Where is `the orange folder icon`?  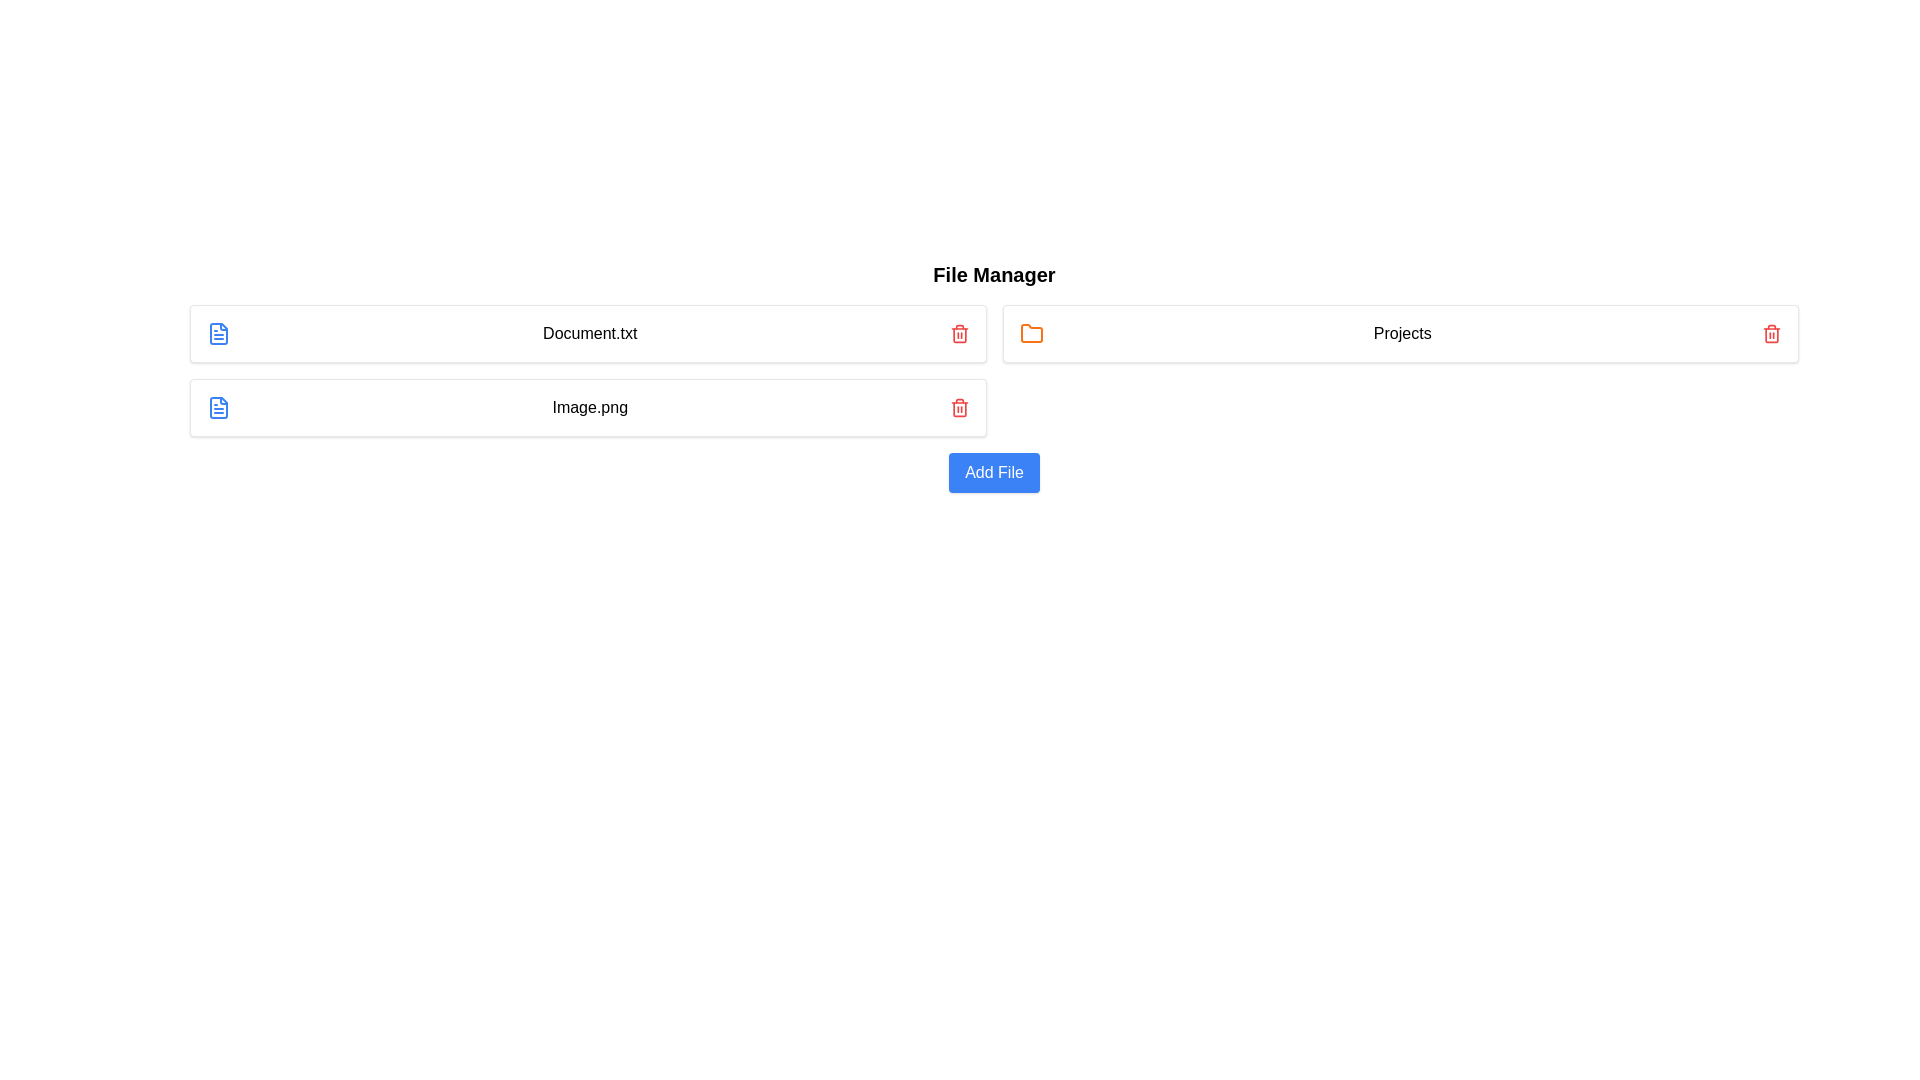 the orange folder icon is located at coordinates (1031, 332).